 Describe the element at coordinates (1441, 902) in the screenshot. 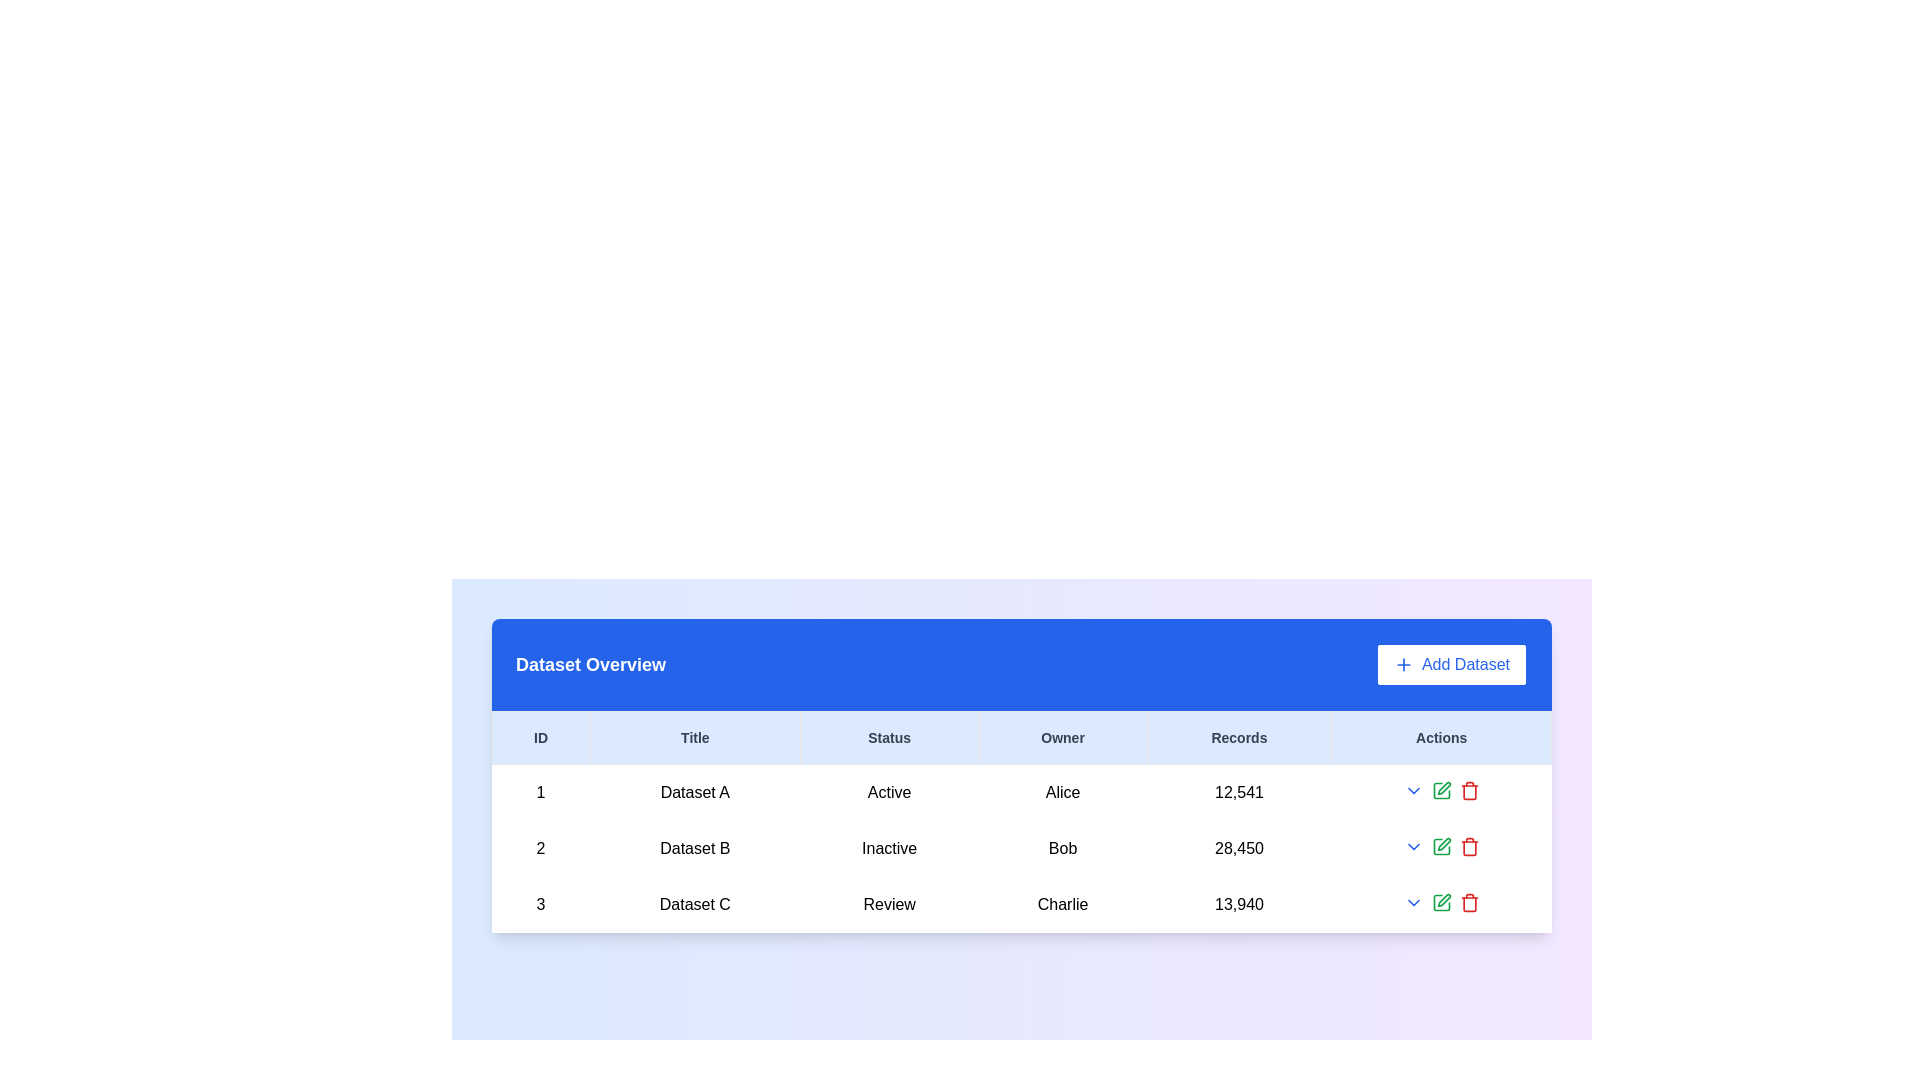

I see `the green pen icon button in the last row of the table under the 'Actions' column` at that location.